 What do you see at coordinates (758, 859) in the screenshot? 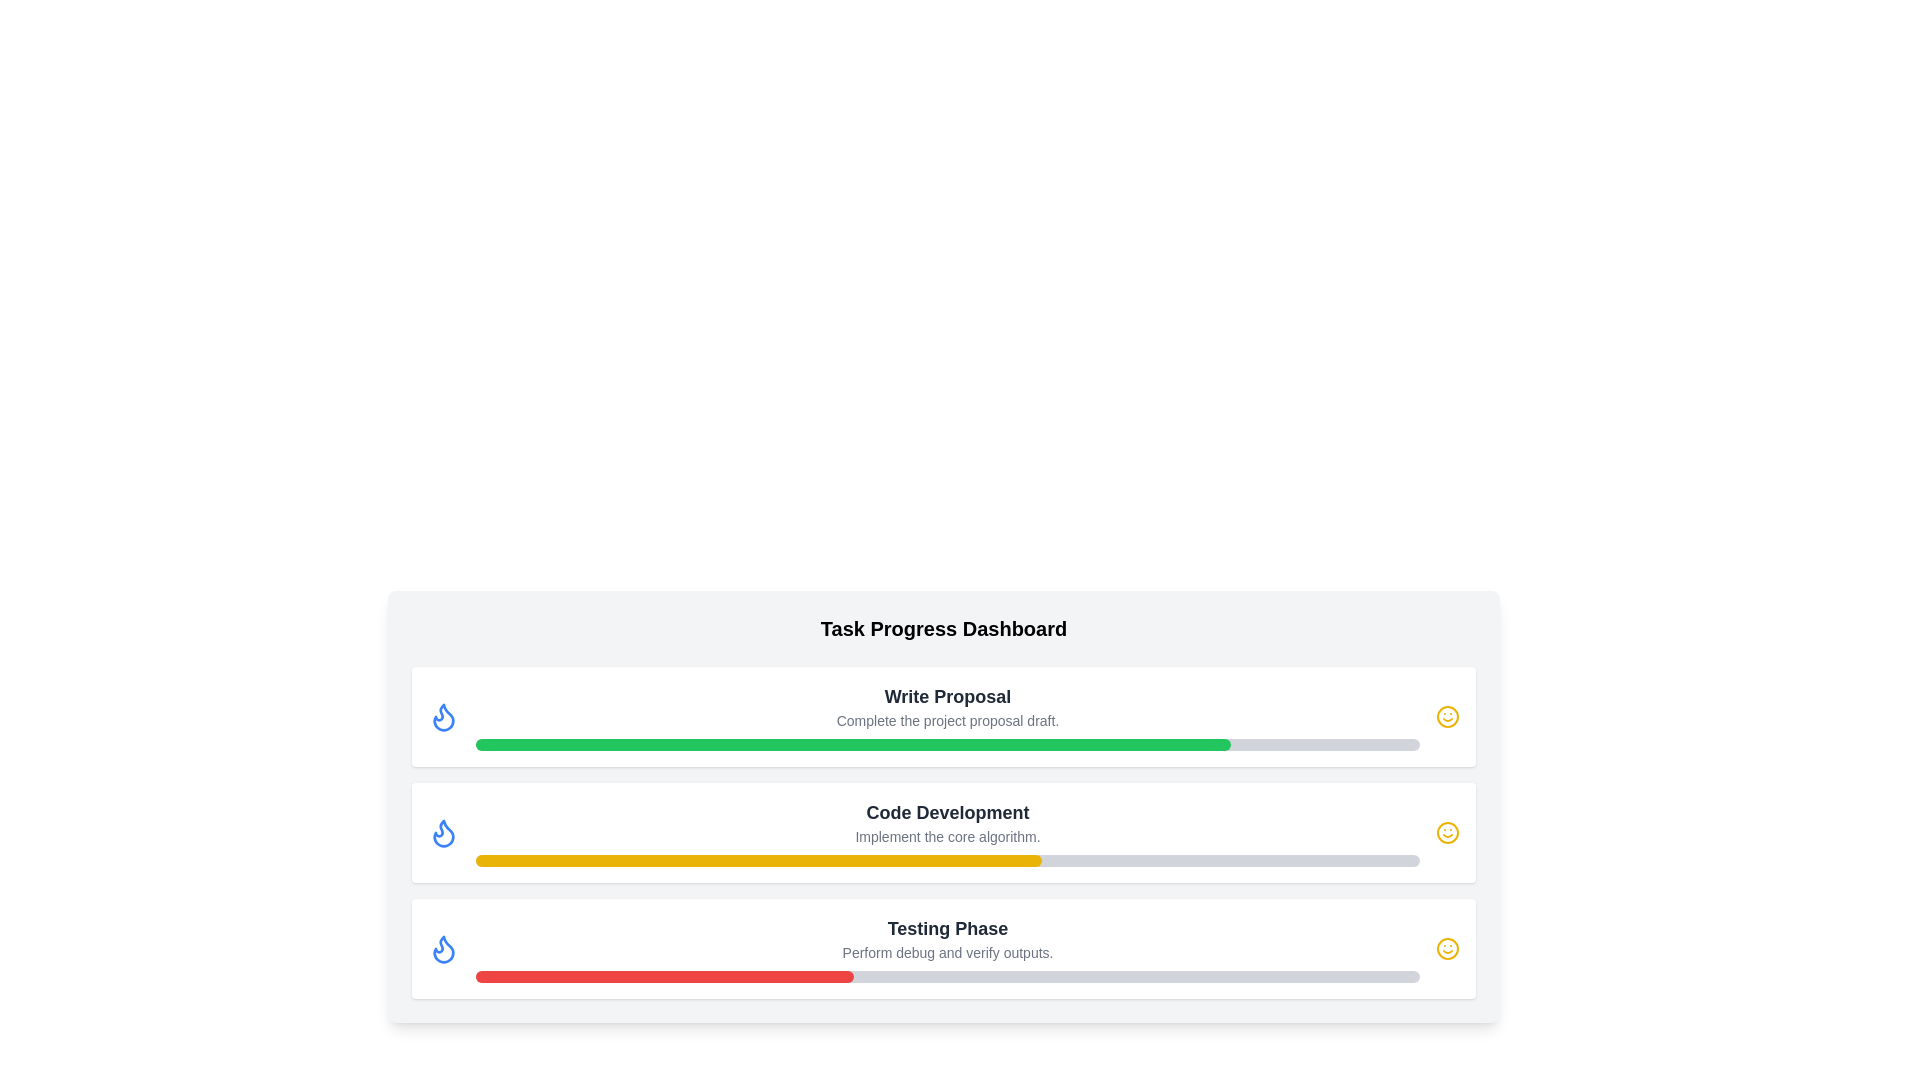
I see `the yellow progress bar segment under the 'Code Development' heading, which represents 60% of the progress bar's width` at bounding box center [758, 859].